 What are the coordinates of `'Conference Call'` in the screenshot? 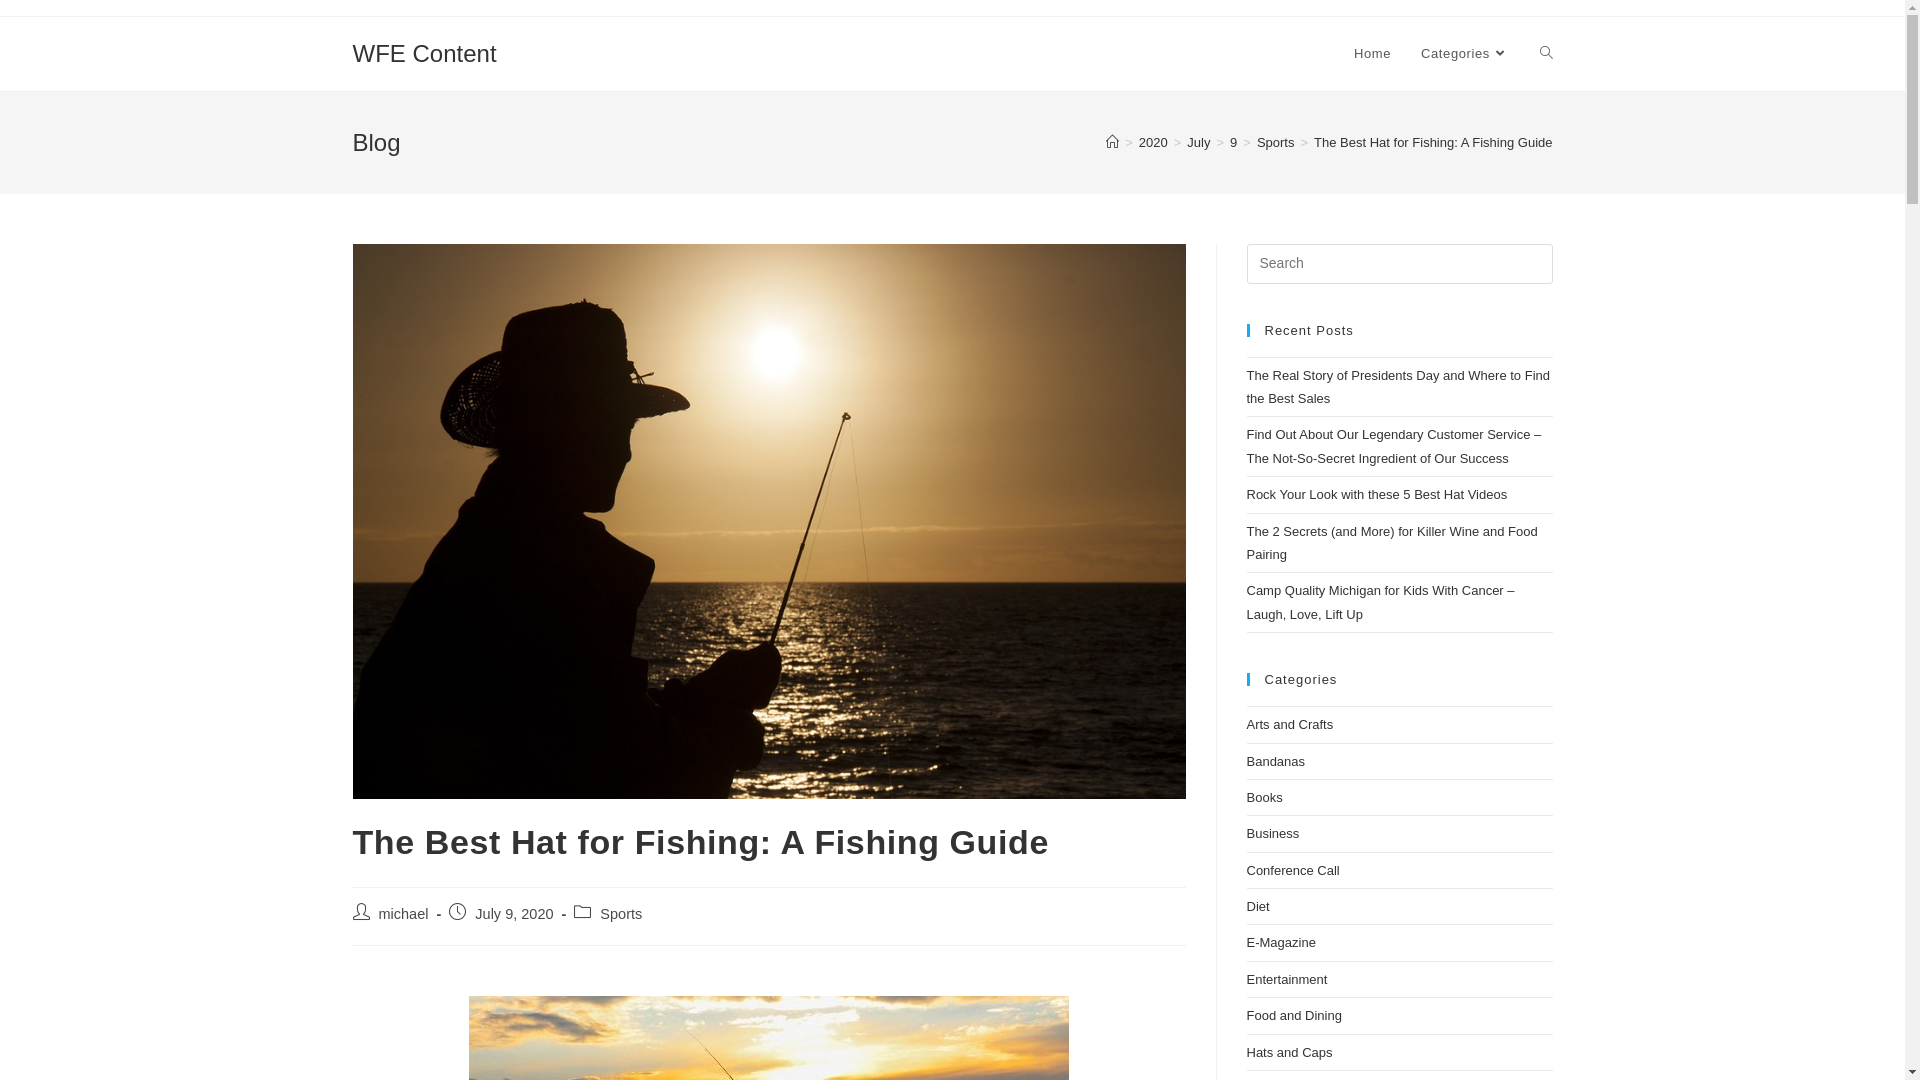 It's located at (1292, 869).